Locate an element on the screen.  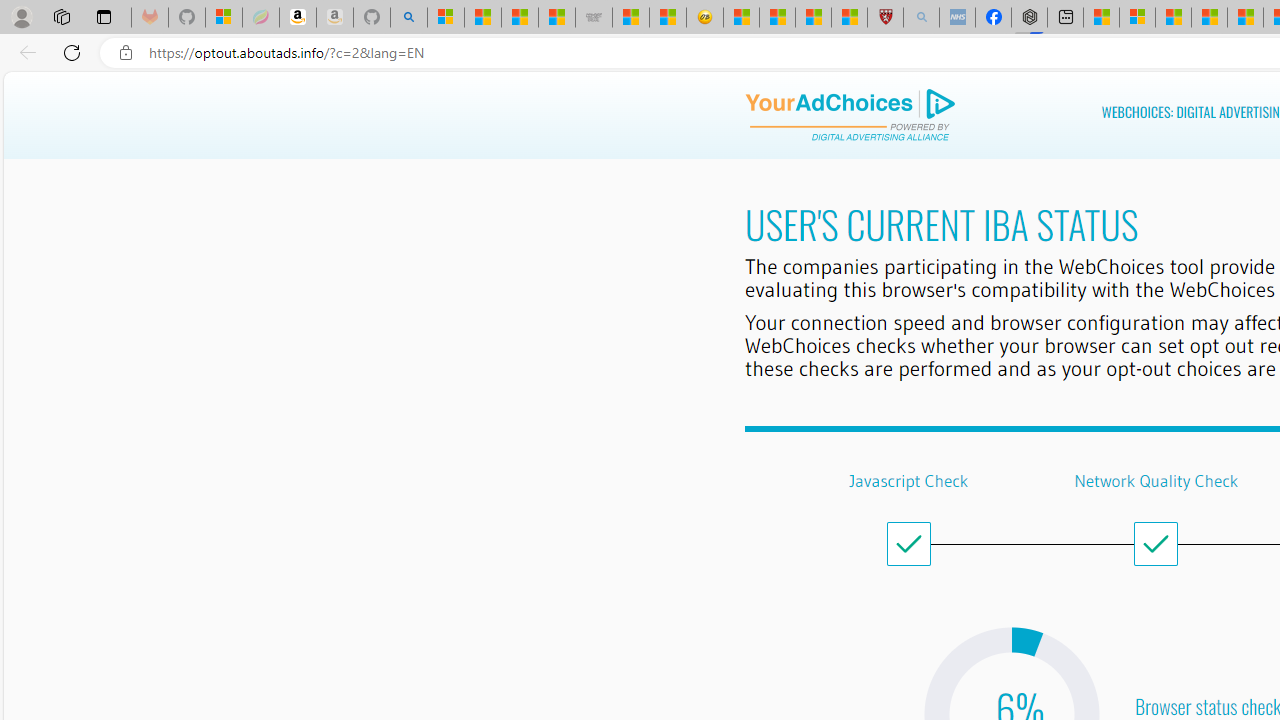
'Robert H. Shmerling, MD - Harvard Health' is located at coordinates (884, 17).